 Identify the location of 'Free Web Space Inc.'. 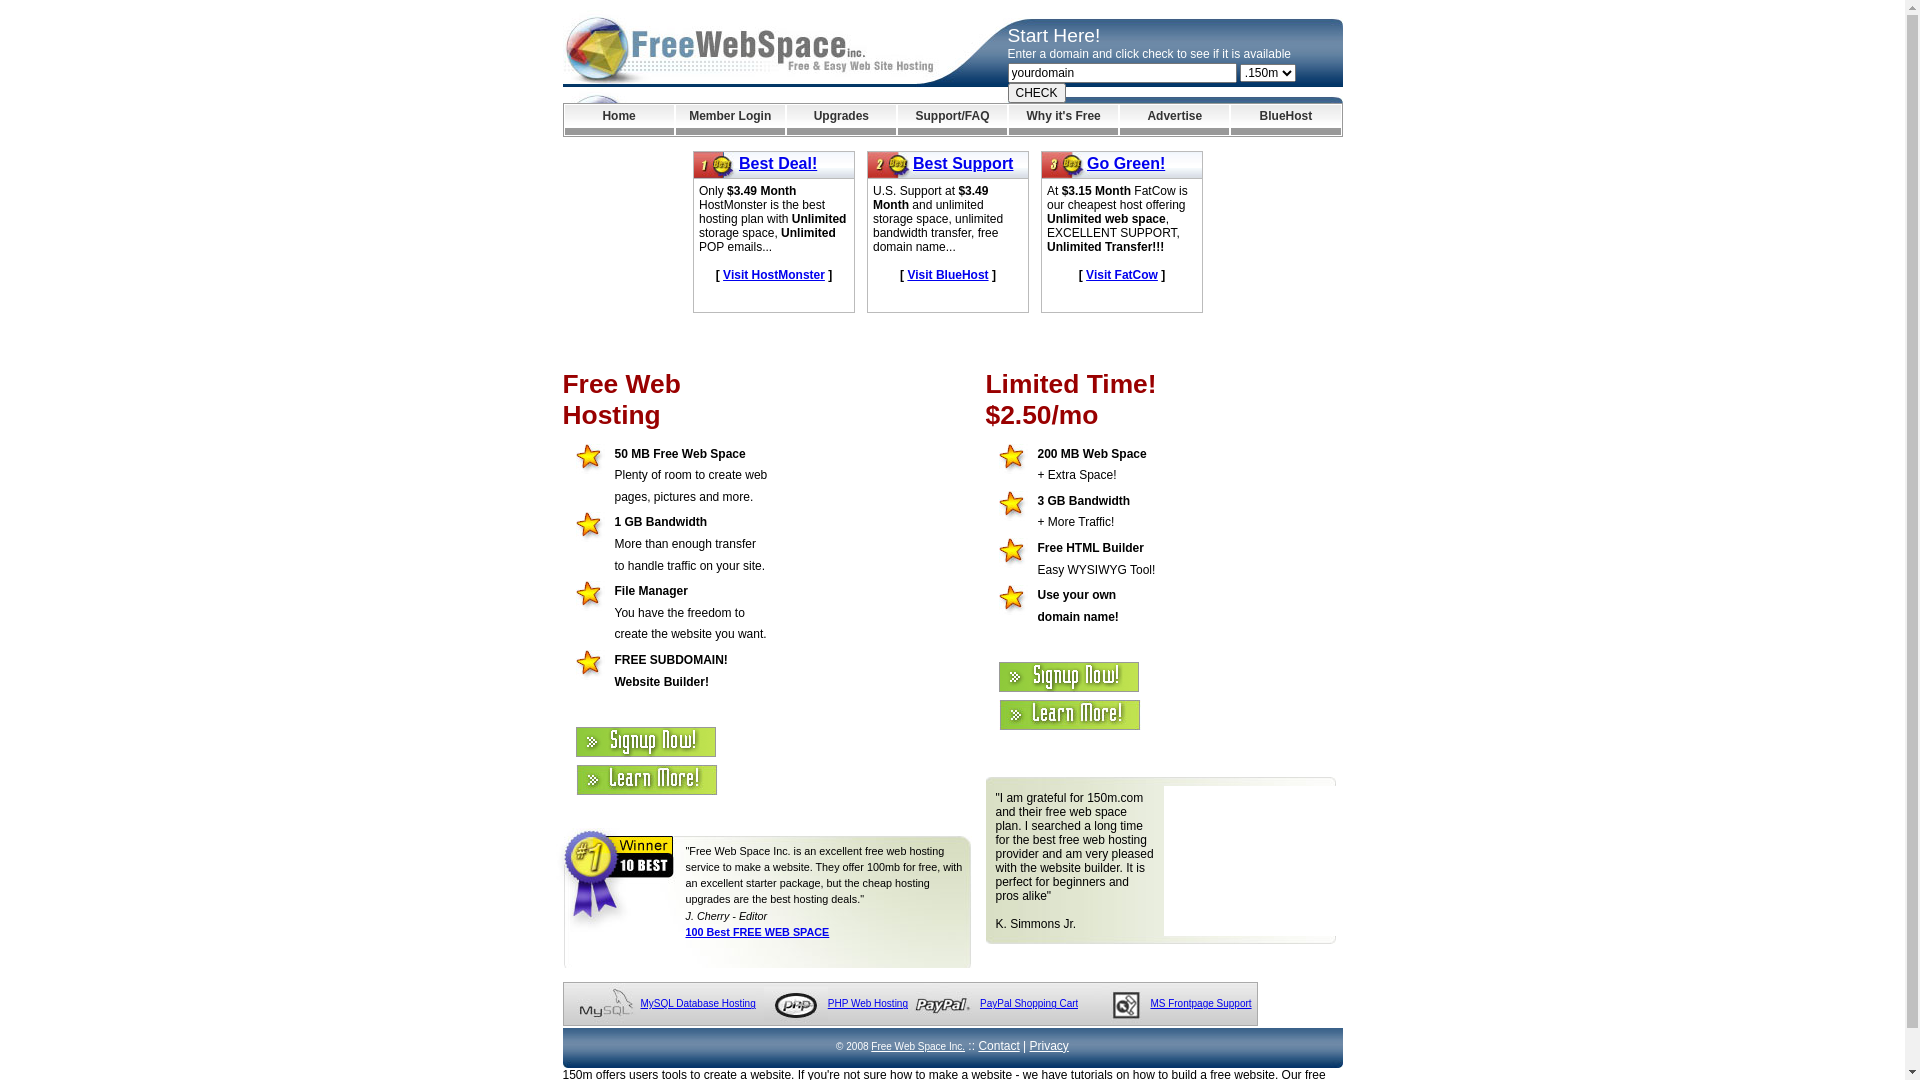
(916, 1045).